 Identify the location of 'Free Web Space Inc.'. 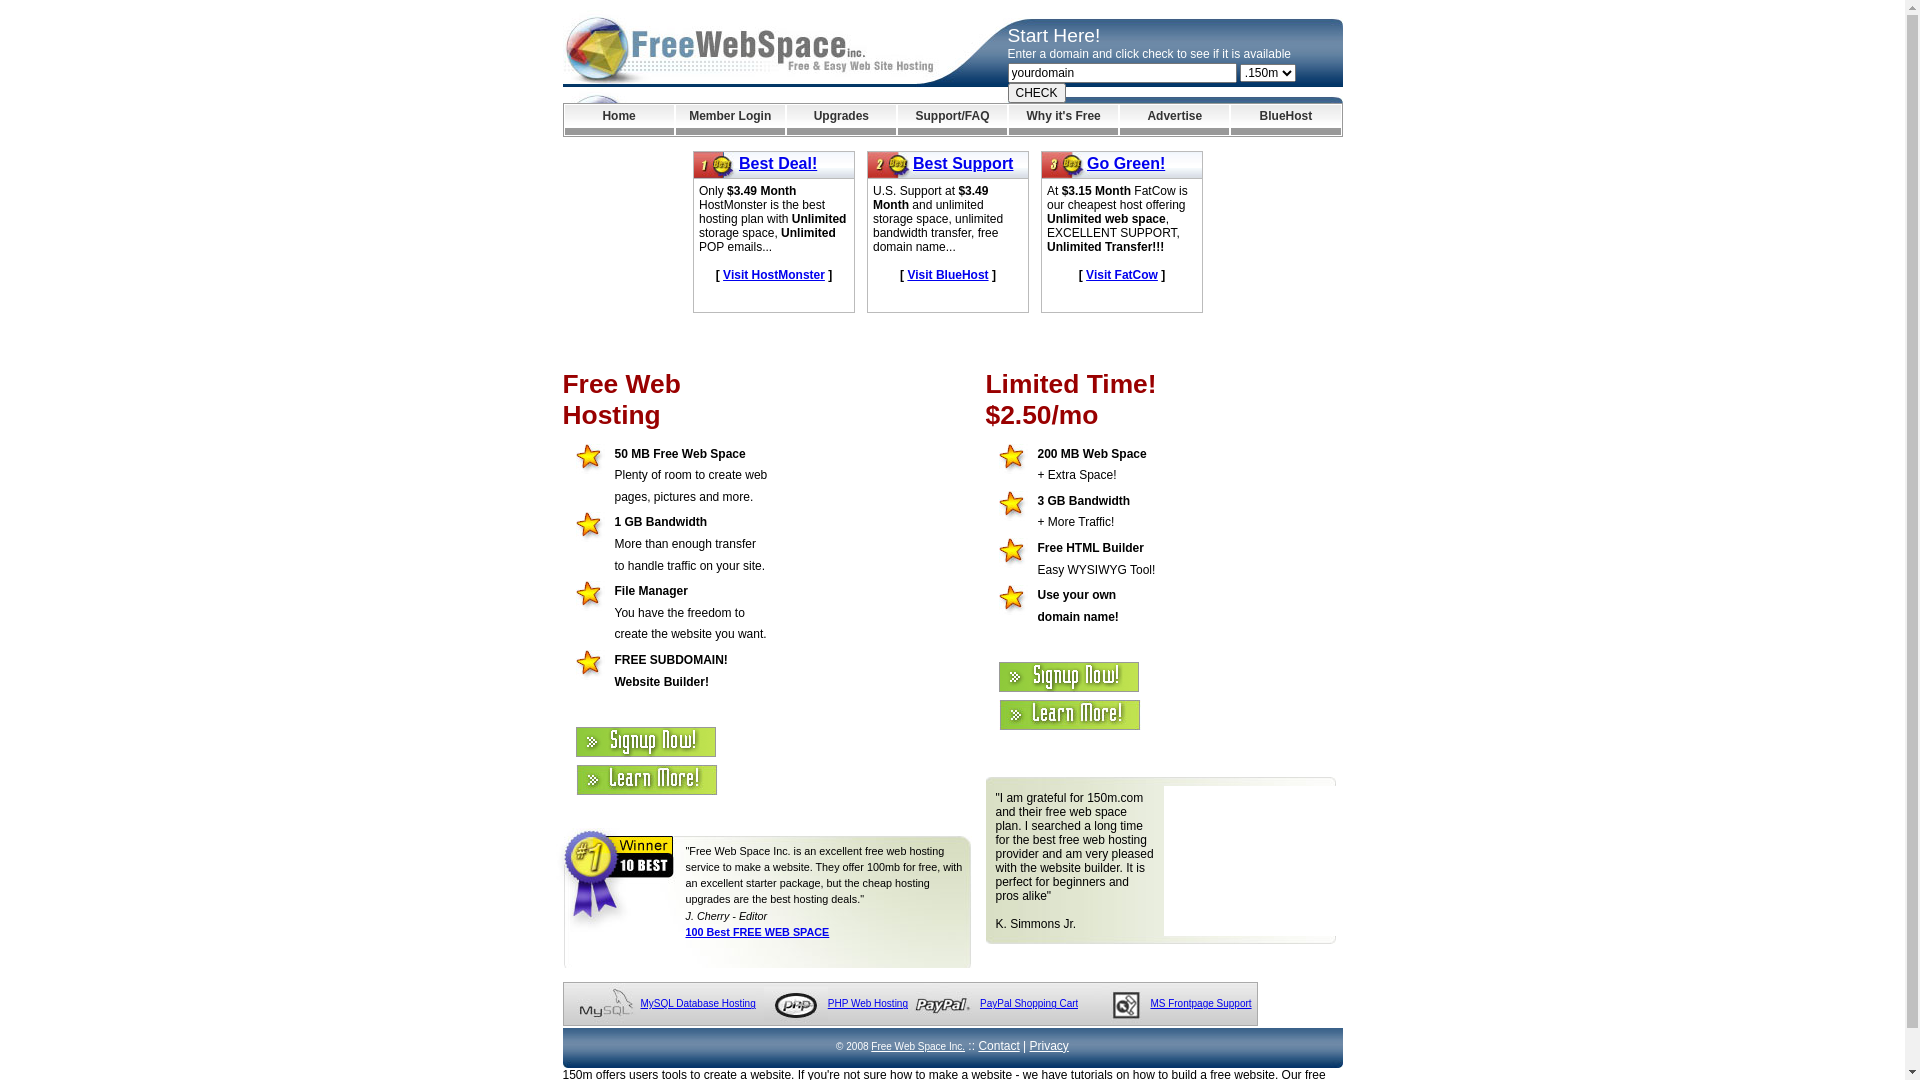
(916, 1045).